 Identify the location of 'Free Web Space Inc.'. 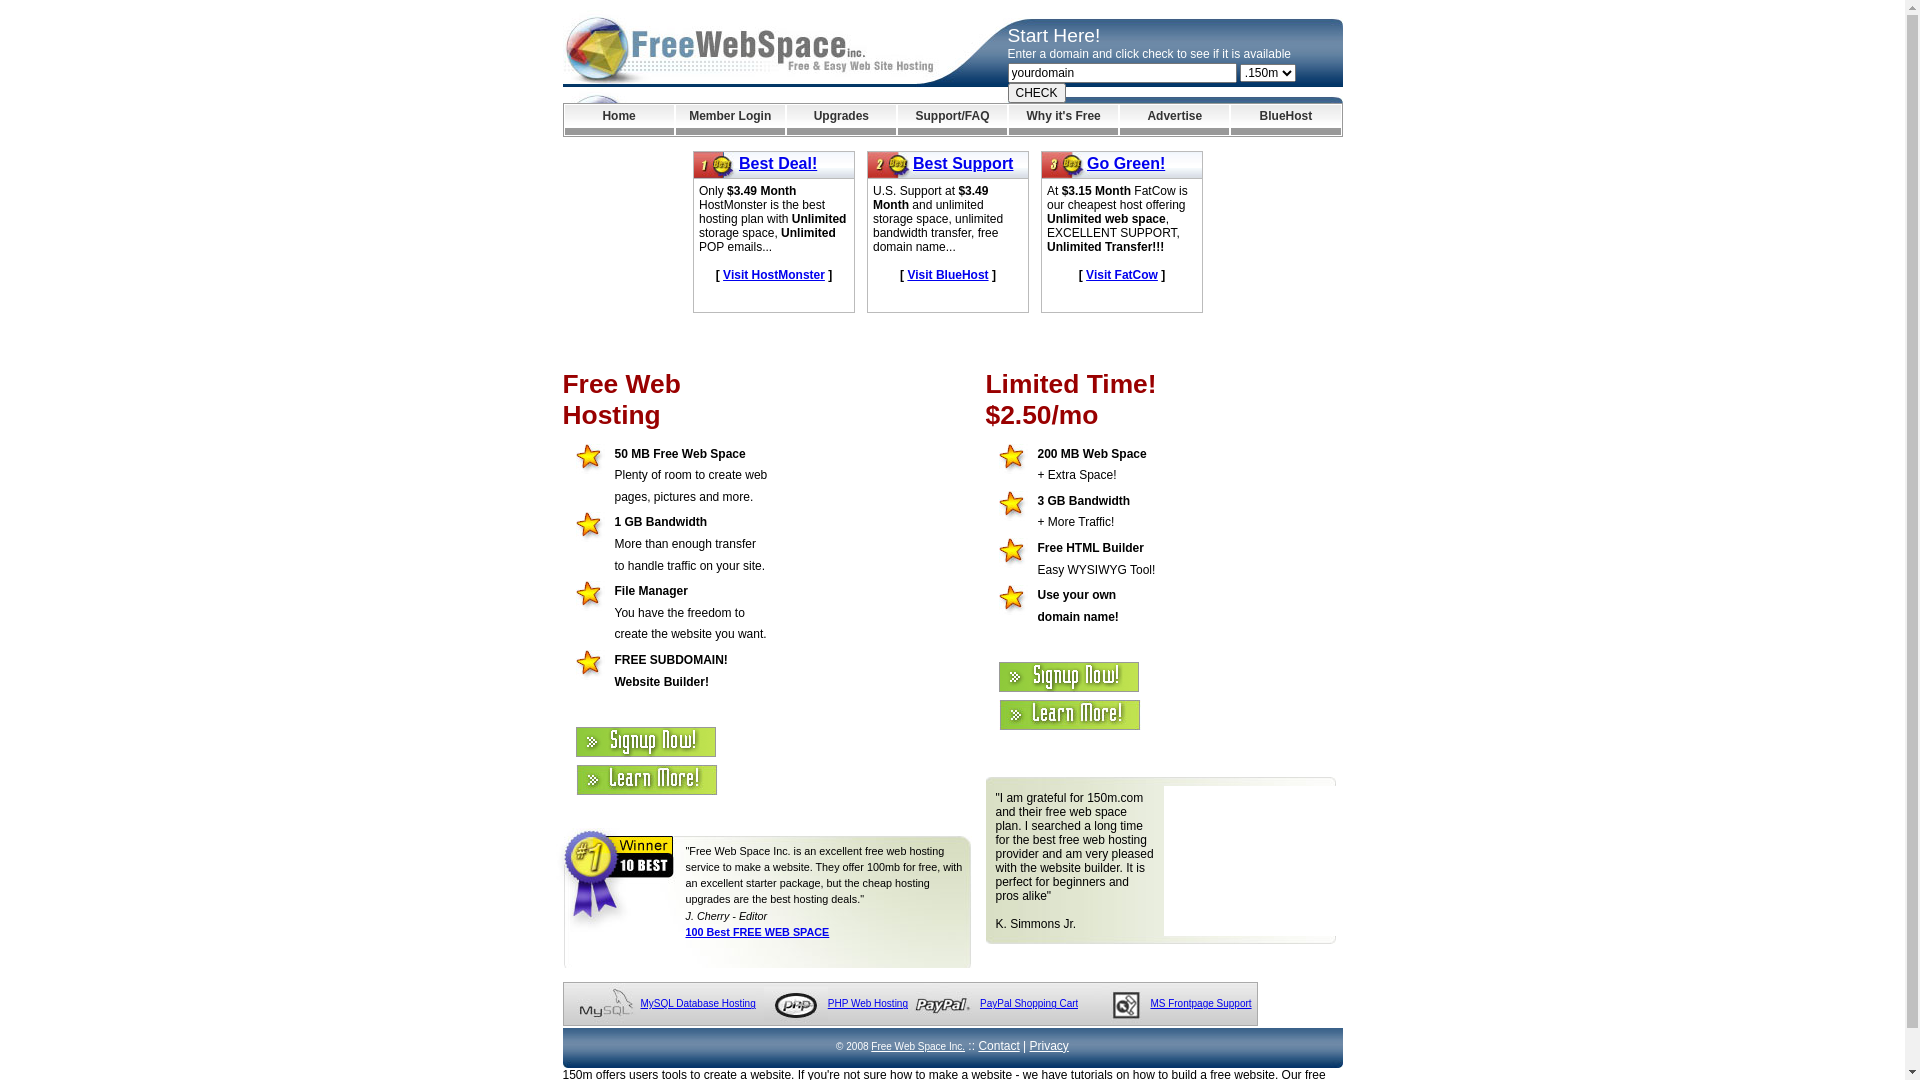
(916, 1045).